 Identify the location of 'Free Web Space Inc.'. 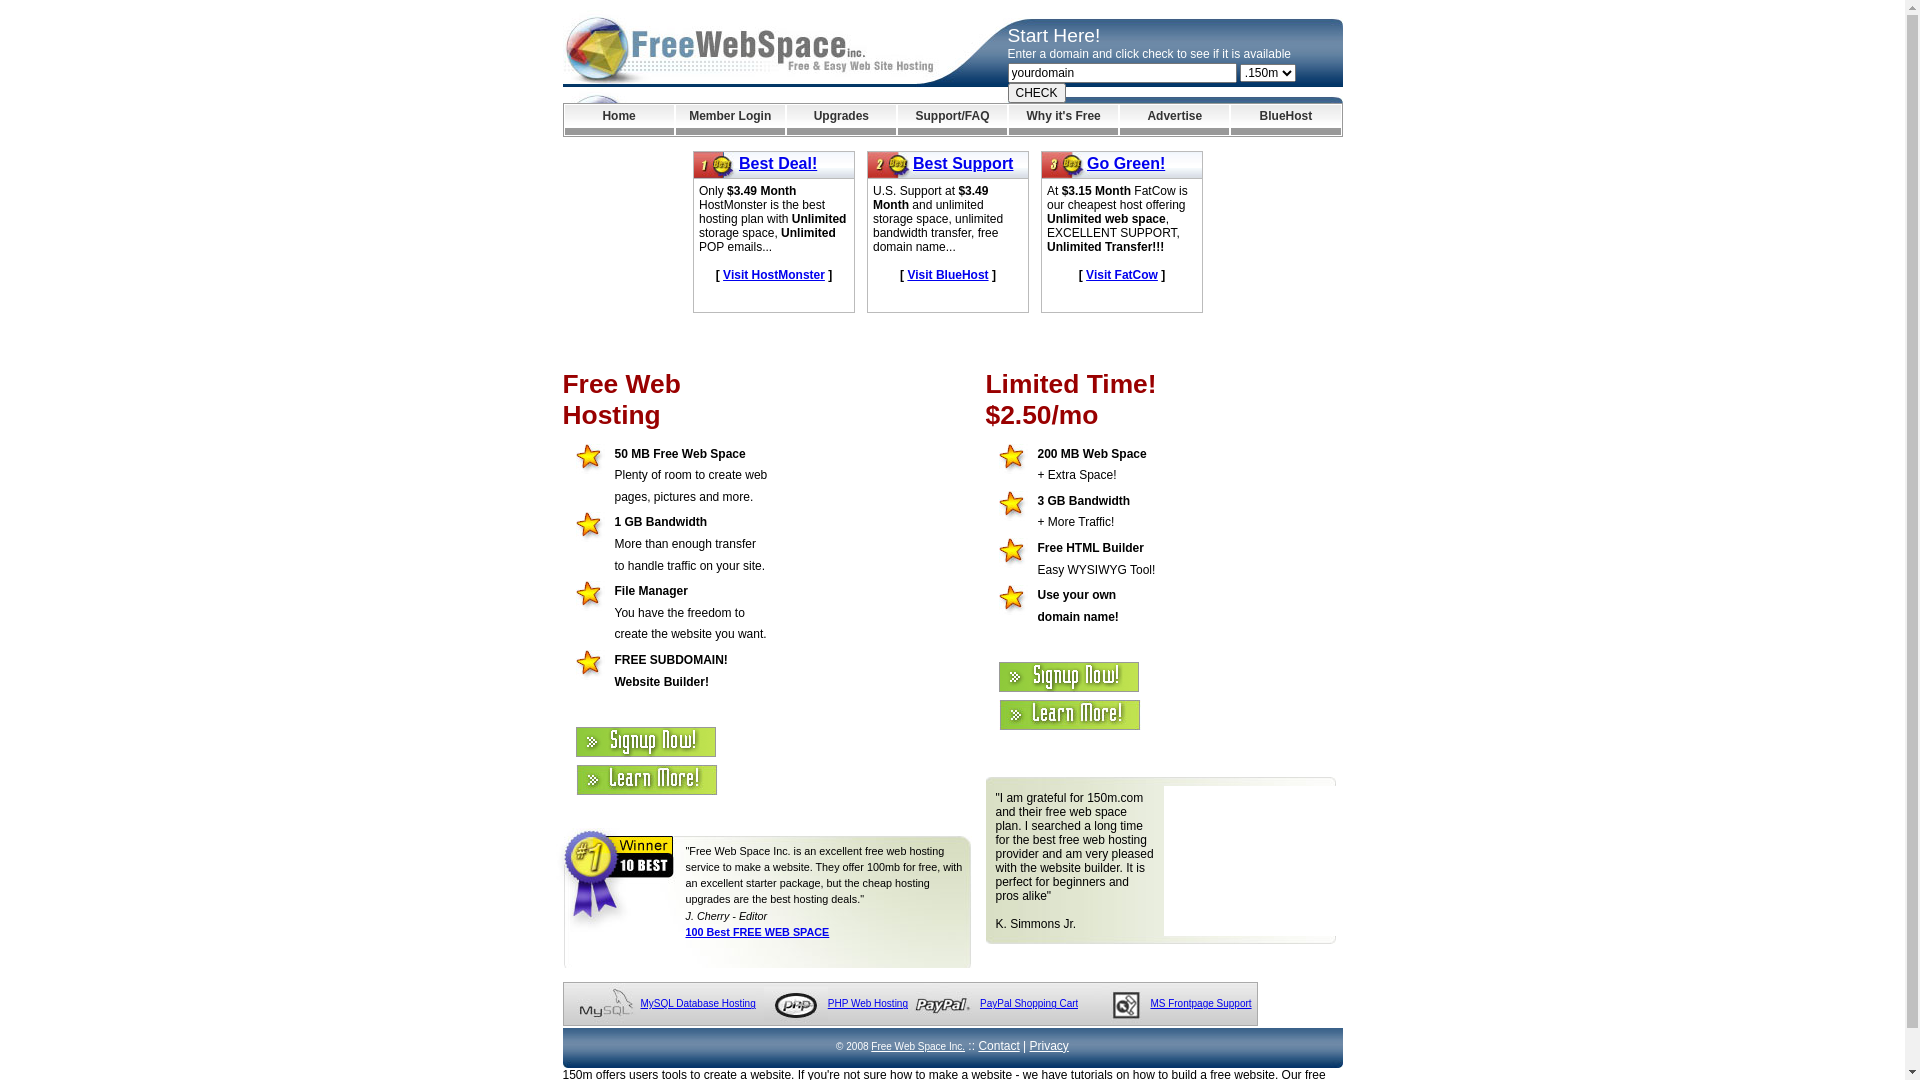
(916, 1045).